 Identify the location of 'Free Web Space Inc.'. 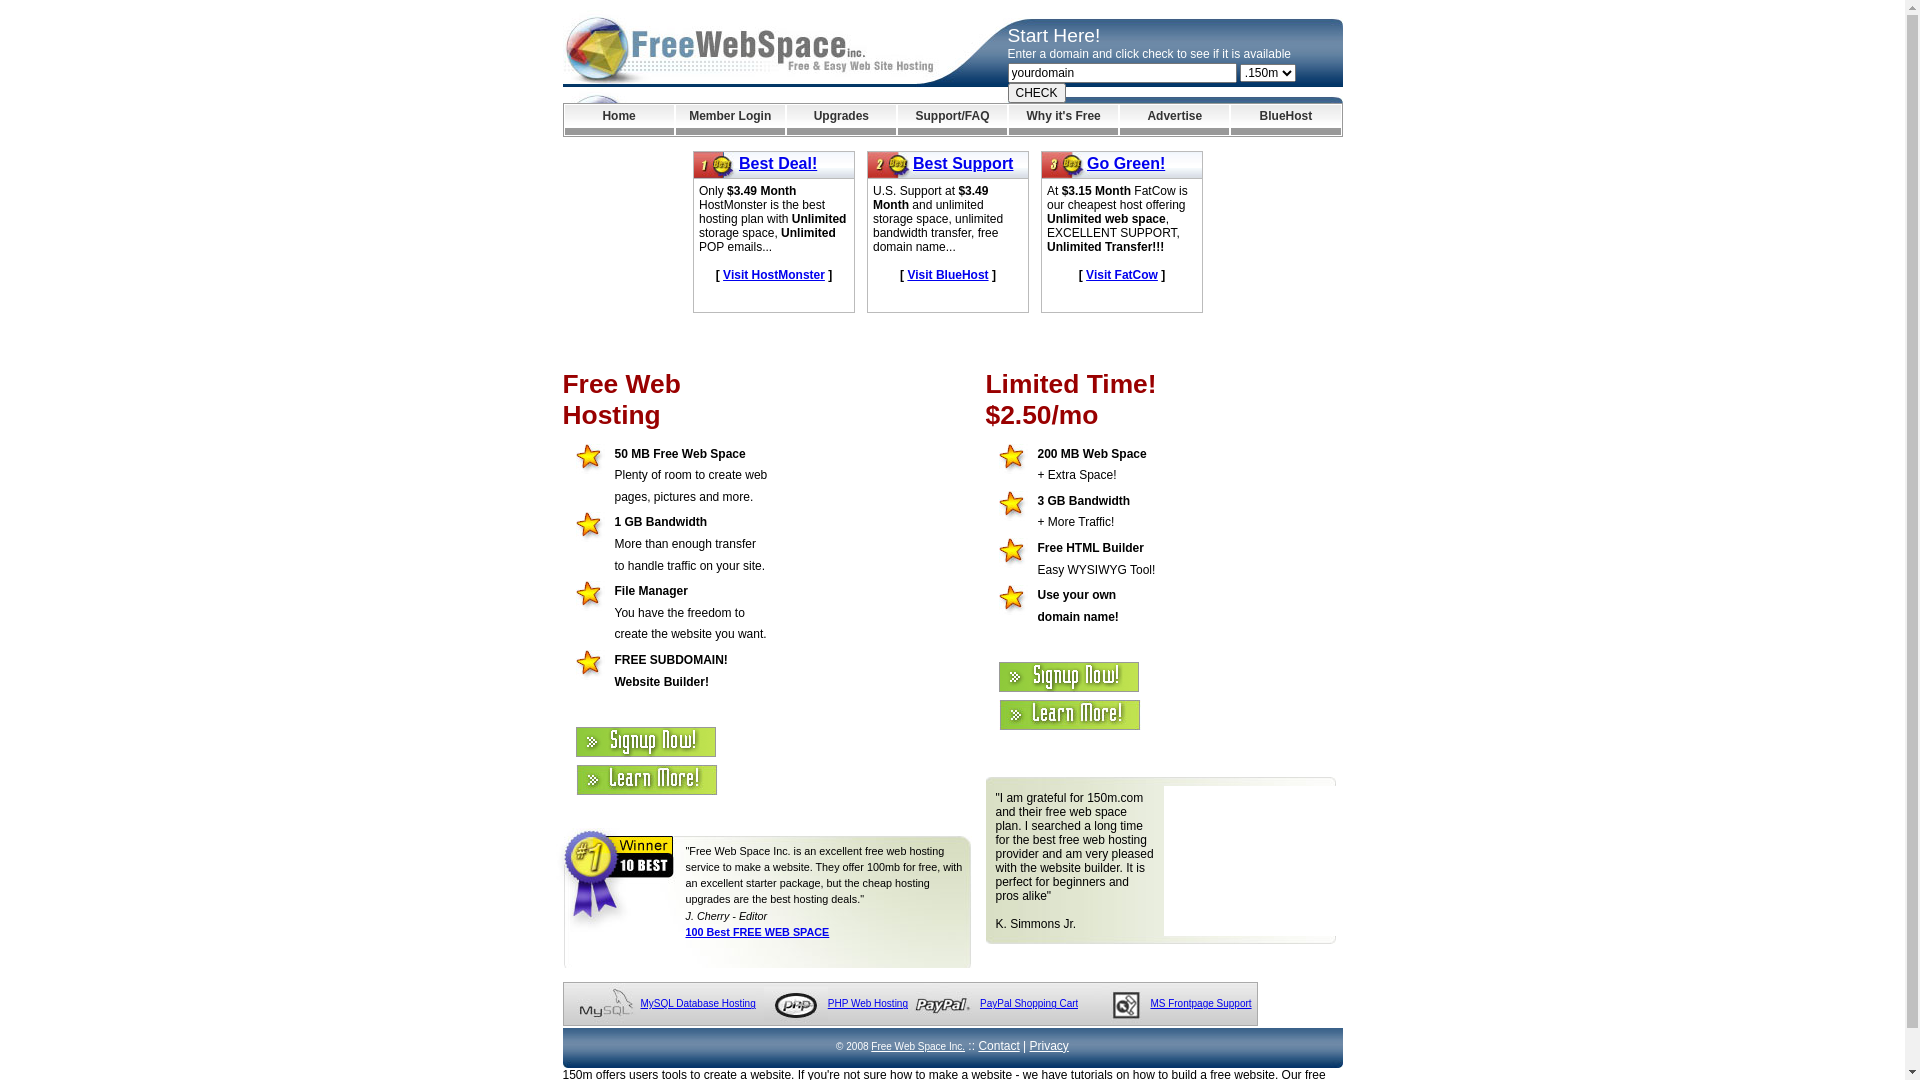
(916, 1045).